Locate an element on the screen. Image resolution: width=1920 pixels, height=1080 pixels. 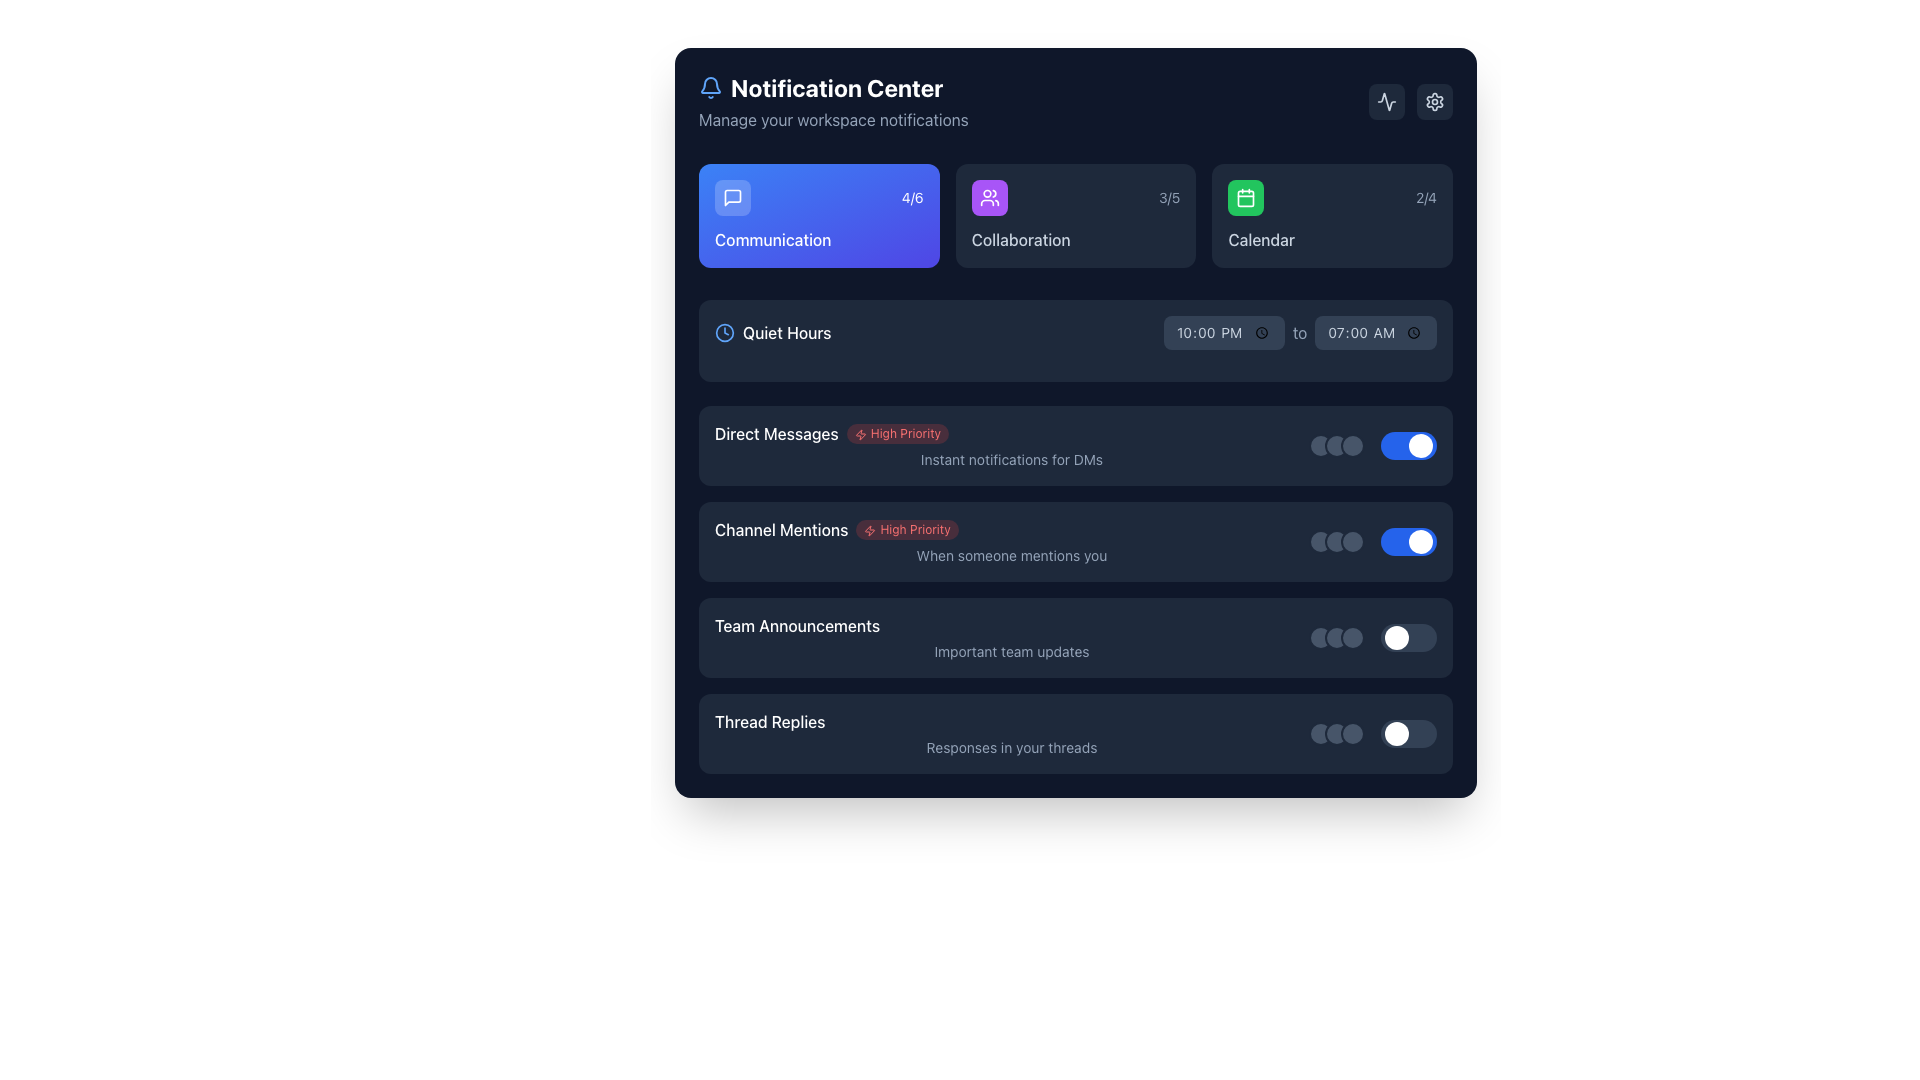
the toggle switch on the 'Thread Replies' option in the Notification Center to switch it on or off is located at coordinates (1371, 733).